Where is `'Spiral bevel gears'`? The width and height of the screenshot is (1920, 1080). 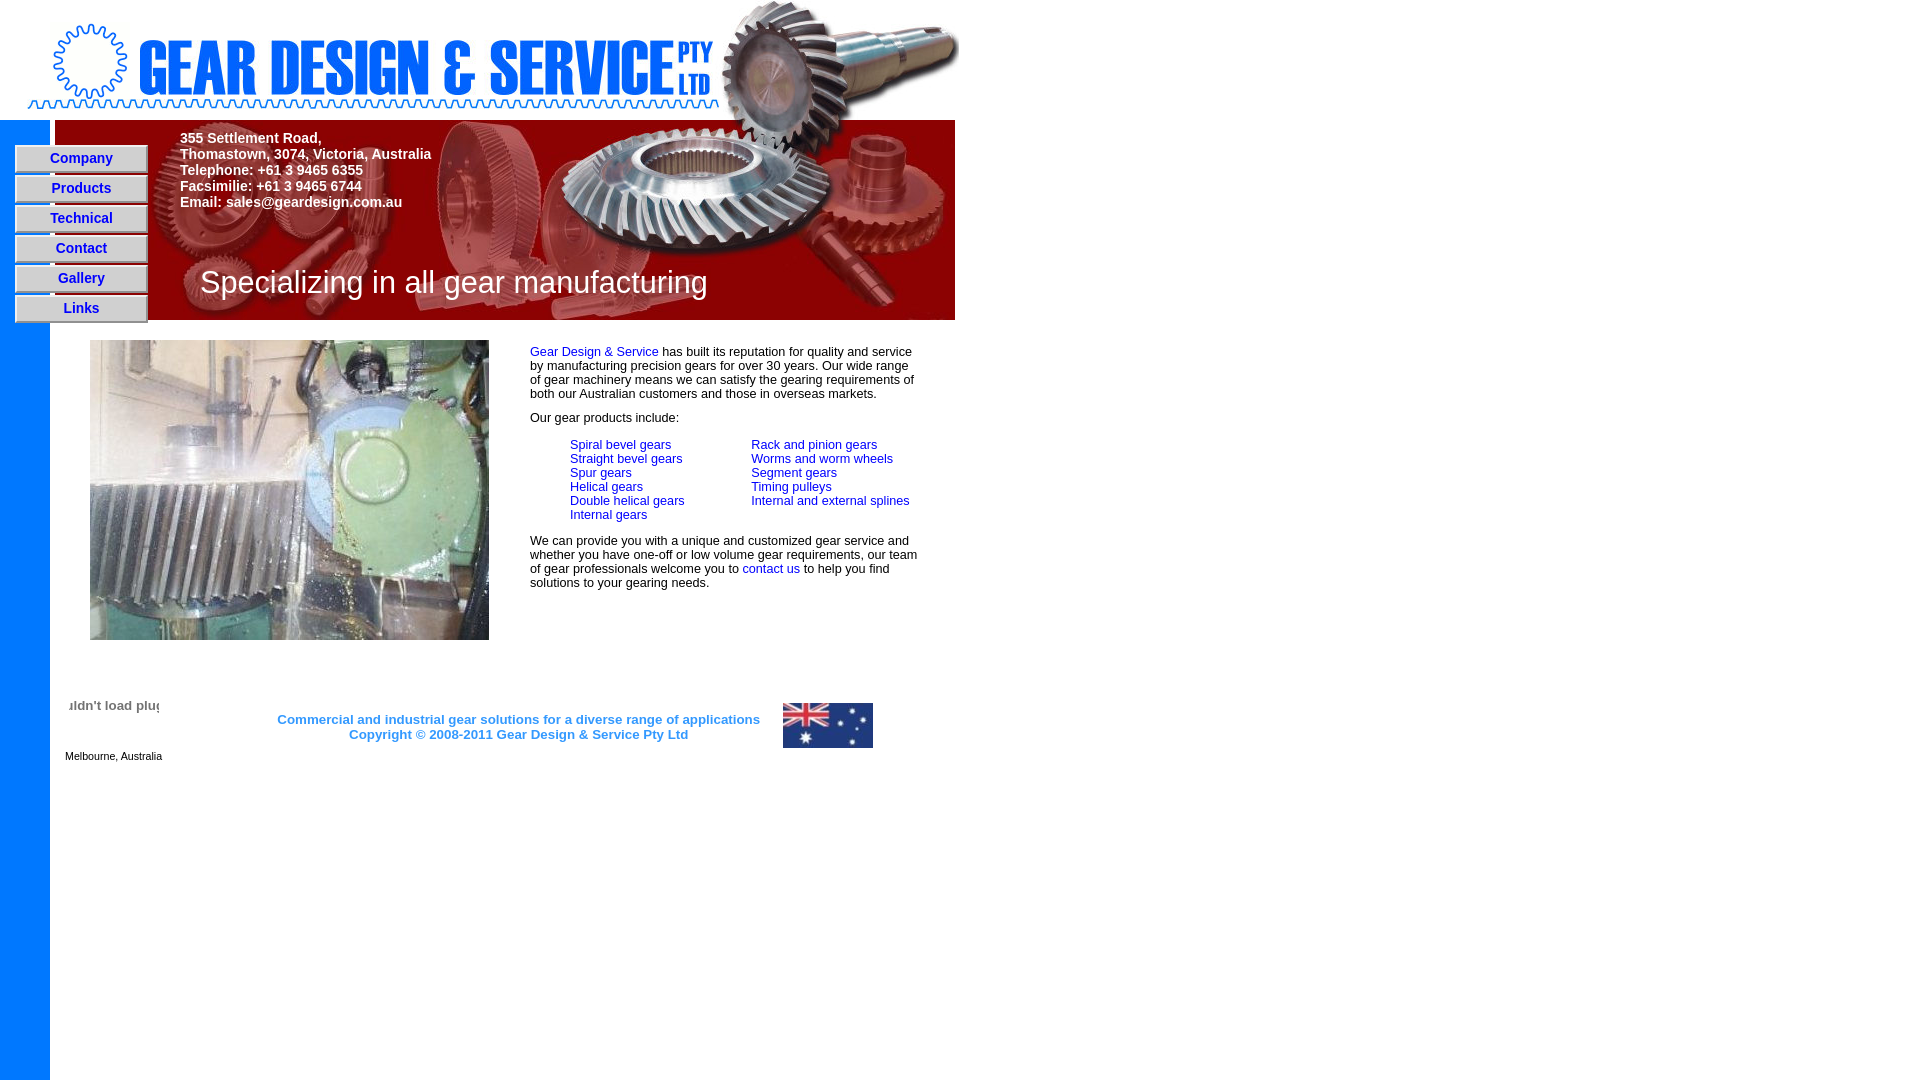 'Spiral bevel gears' is located at coordinates (619, 443).